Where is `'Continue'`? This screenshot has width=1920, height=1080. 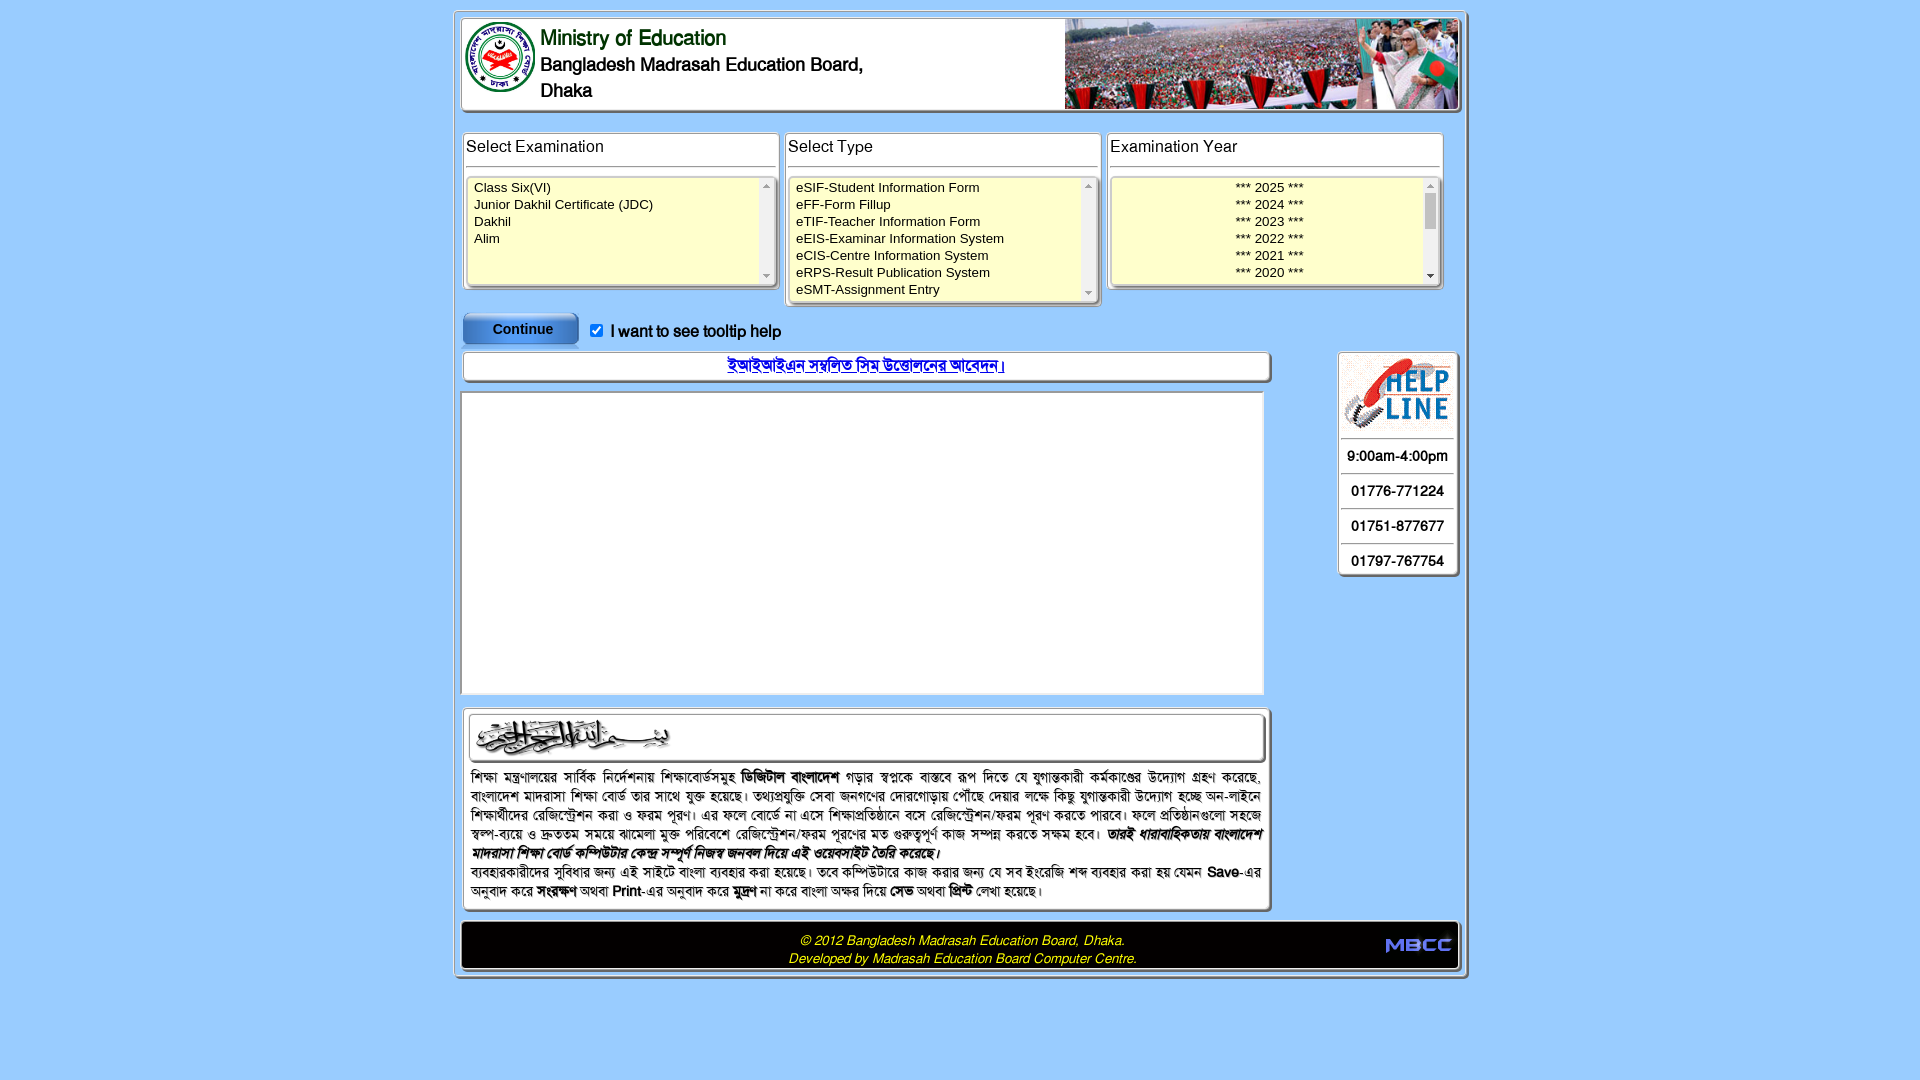 'Continue' is located at coordinates (523, 327).